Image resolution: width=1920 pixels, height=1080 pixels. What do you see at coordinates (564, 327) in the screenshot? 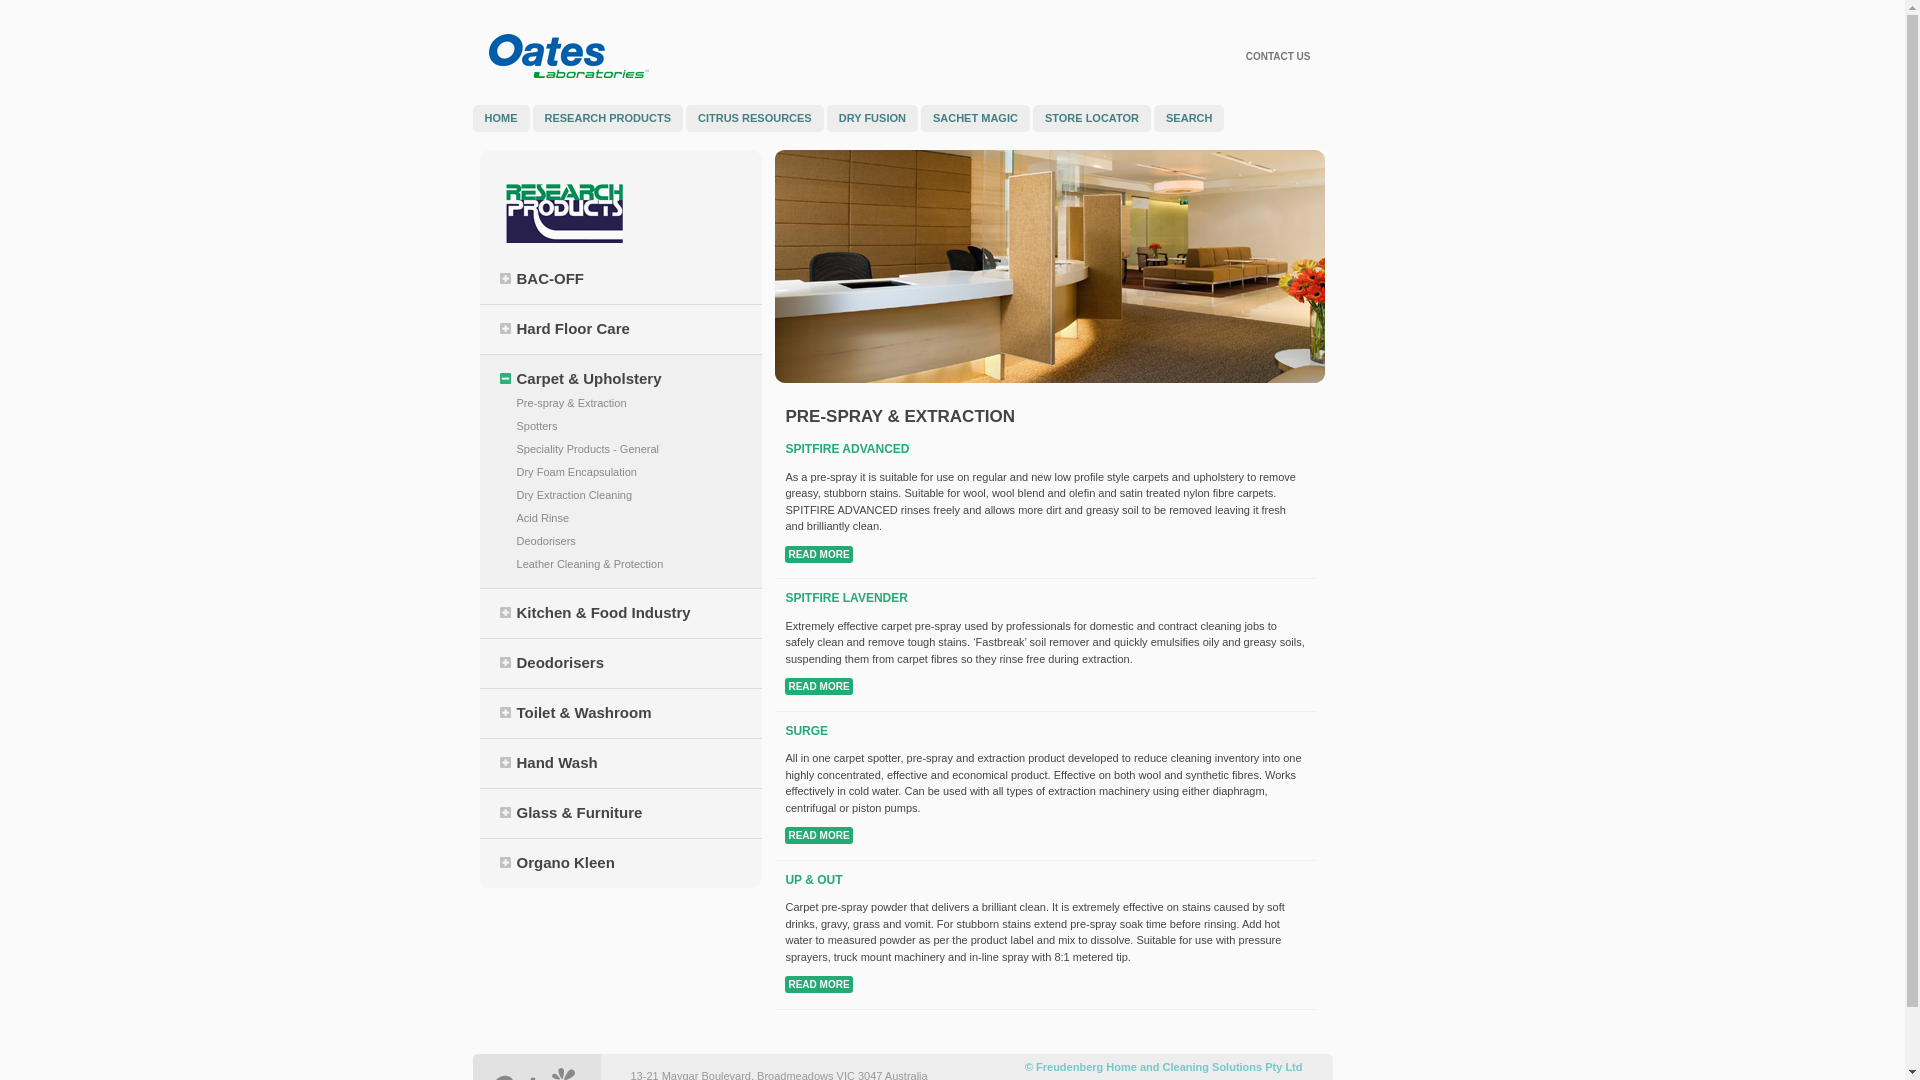
I see `'Hard Floor Care'` at bounding box center [564, 327].